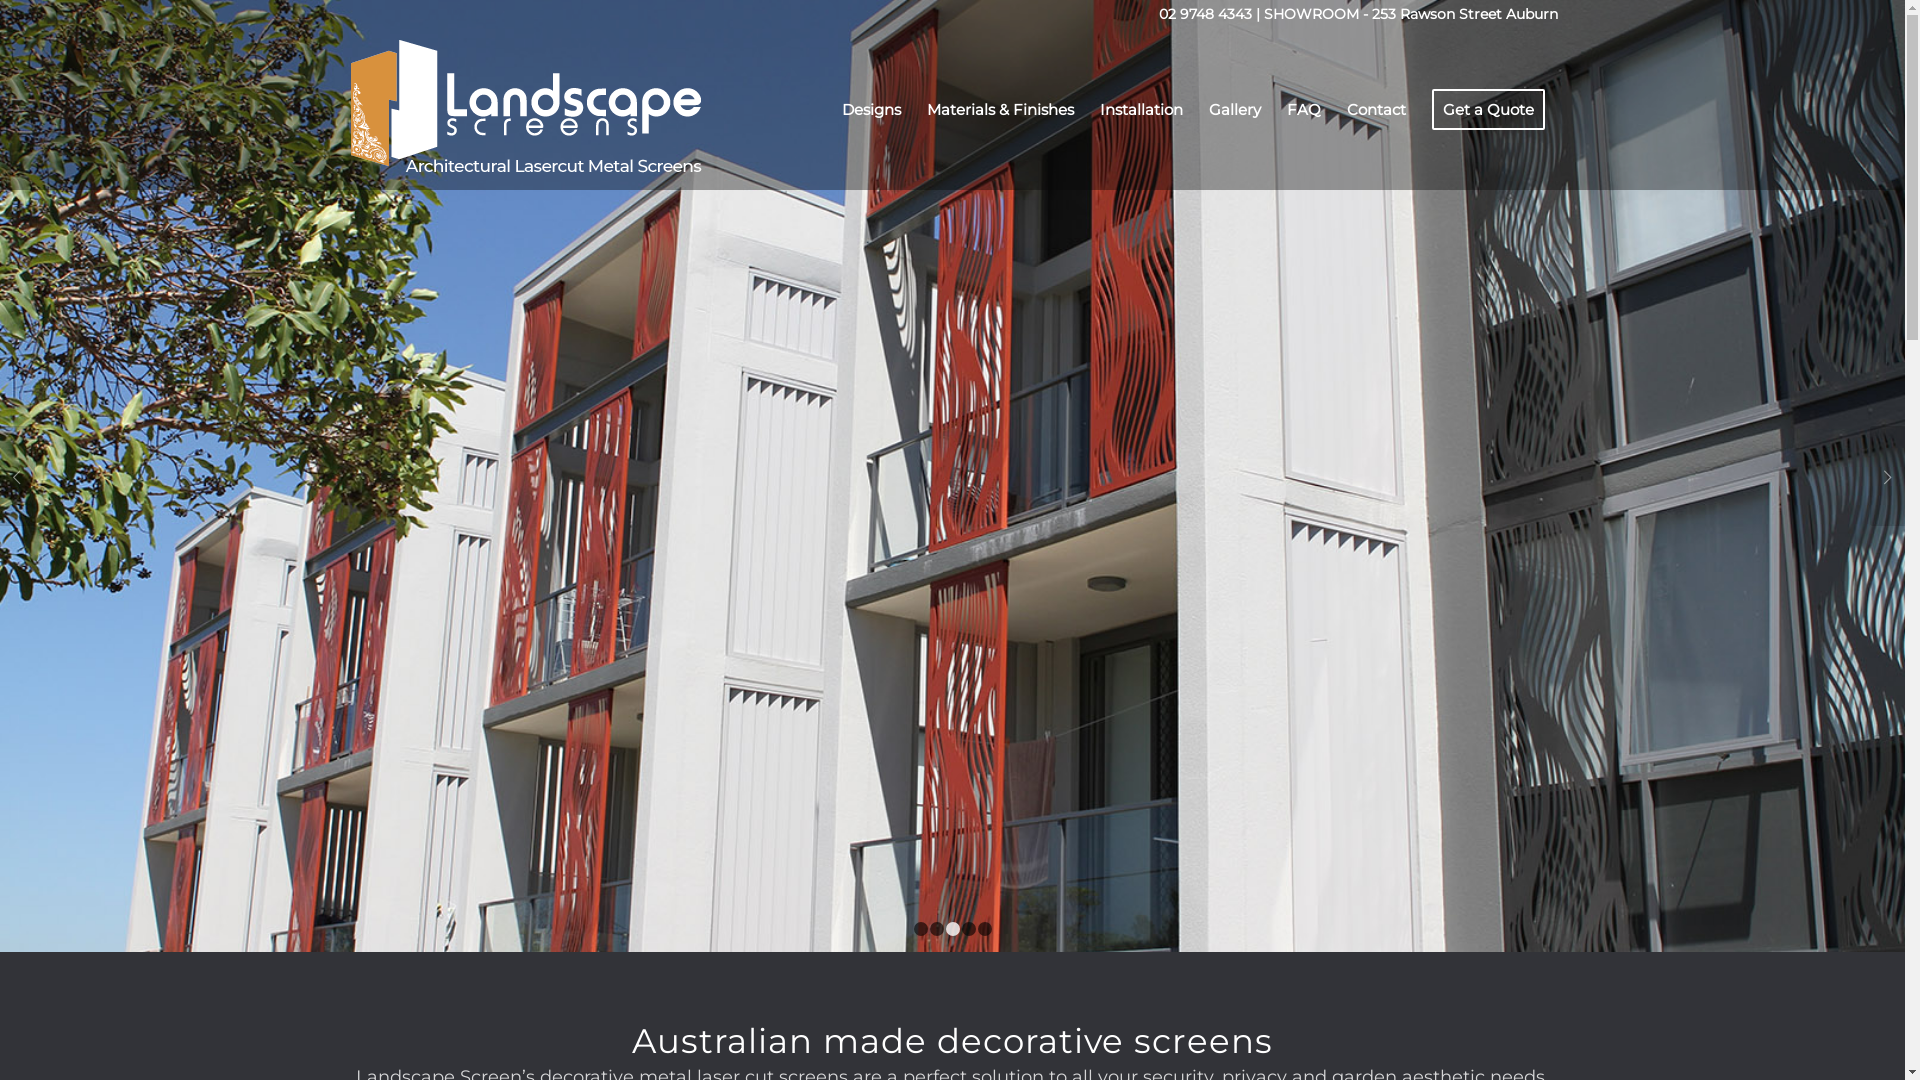 Image resolution: width=1920 pixels, height=1080 pixels. I want to click on '3', so click(952, 929).